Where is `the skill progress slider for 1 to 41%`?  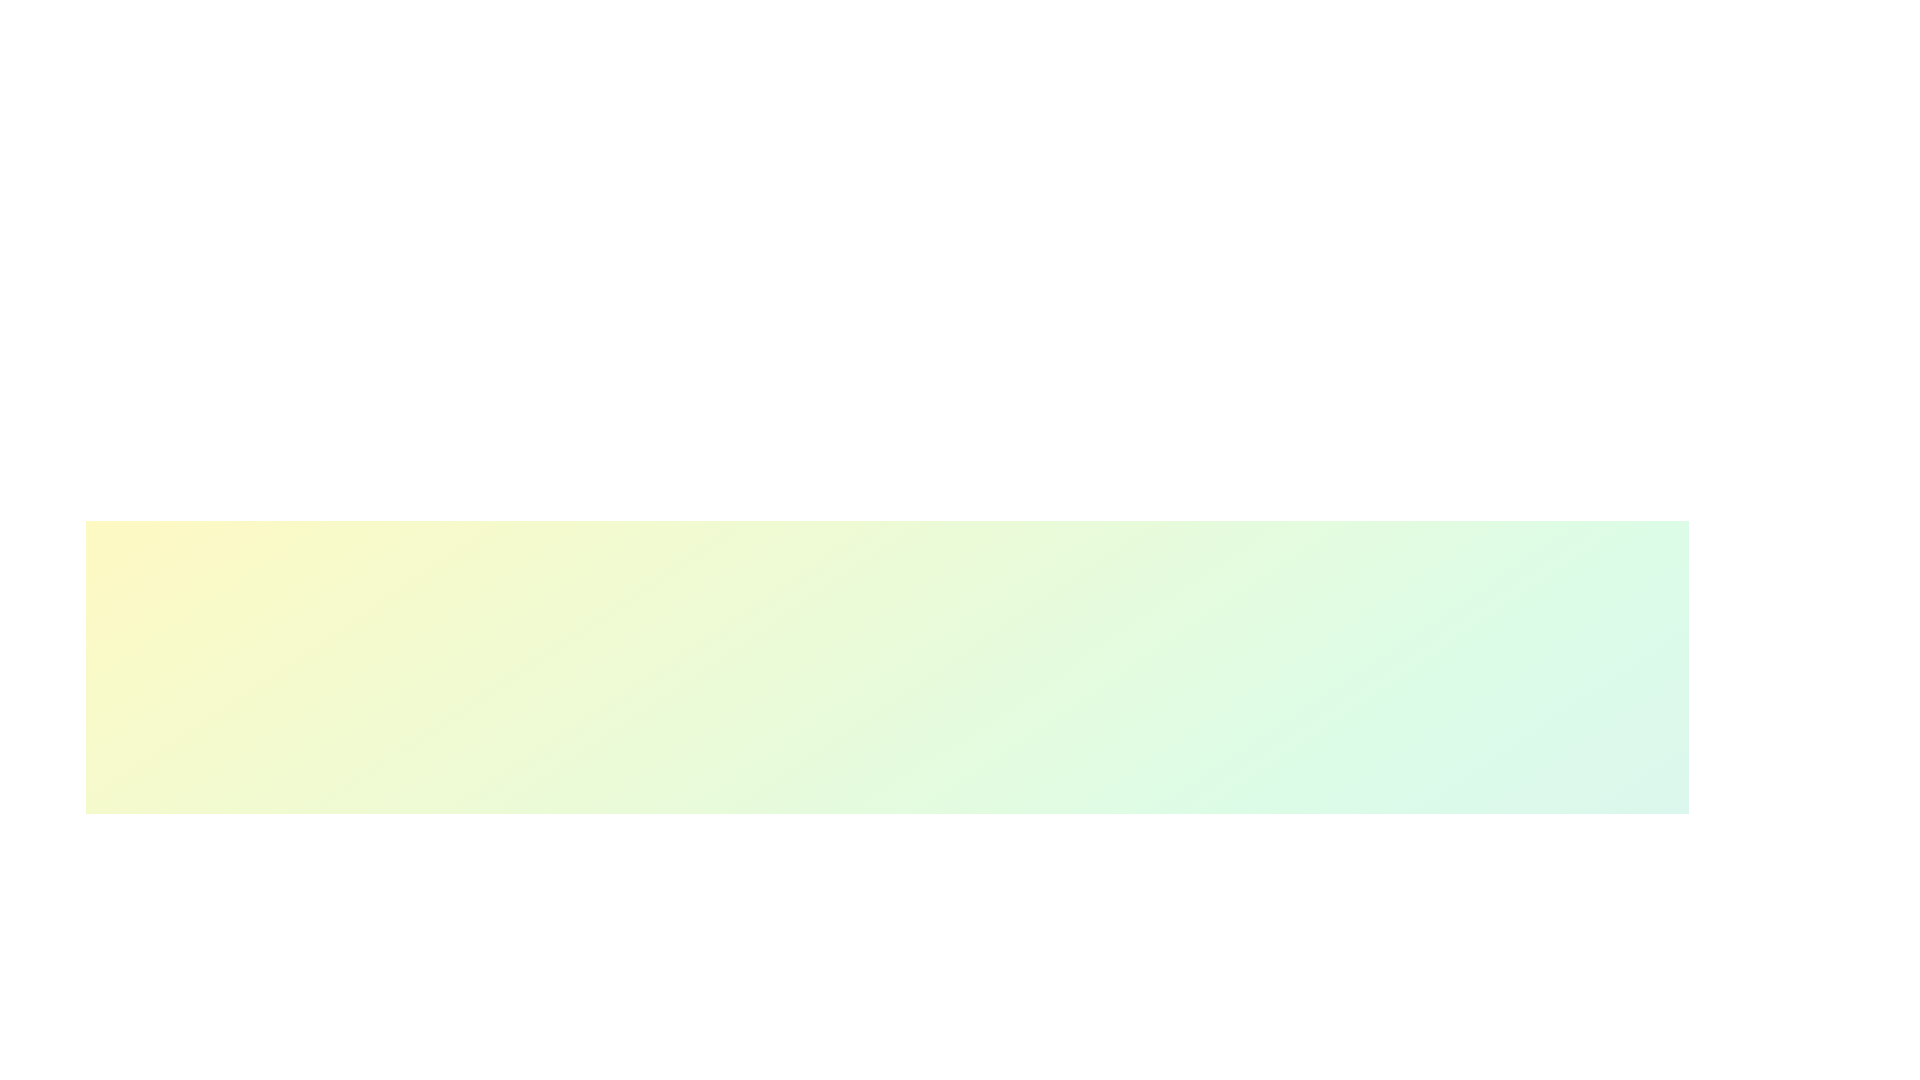 the skill progress slider for 1 to 41% is located at coordinates (847, 1068).